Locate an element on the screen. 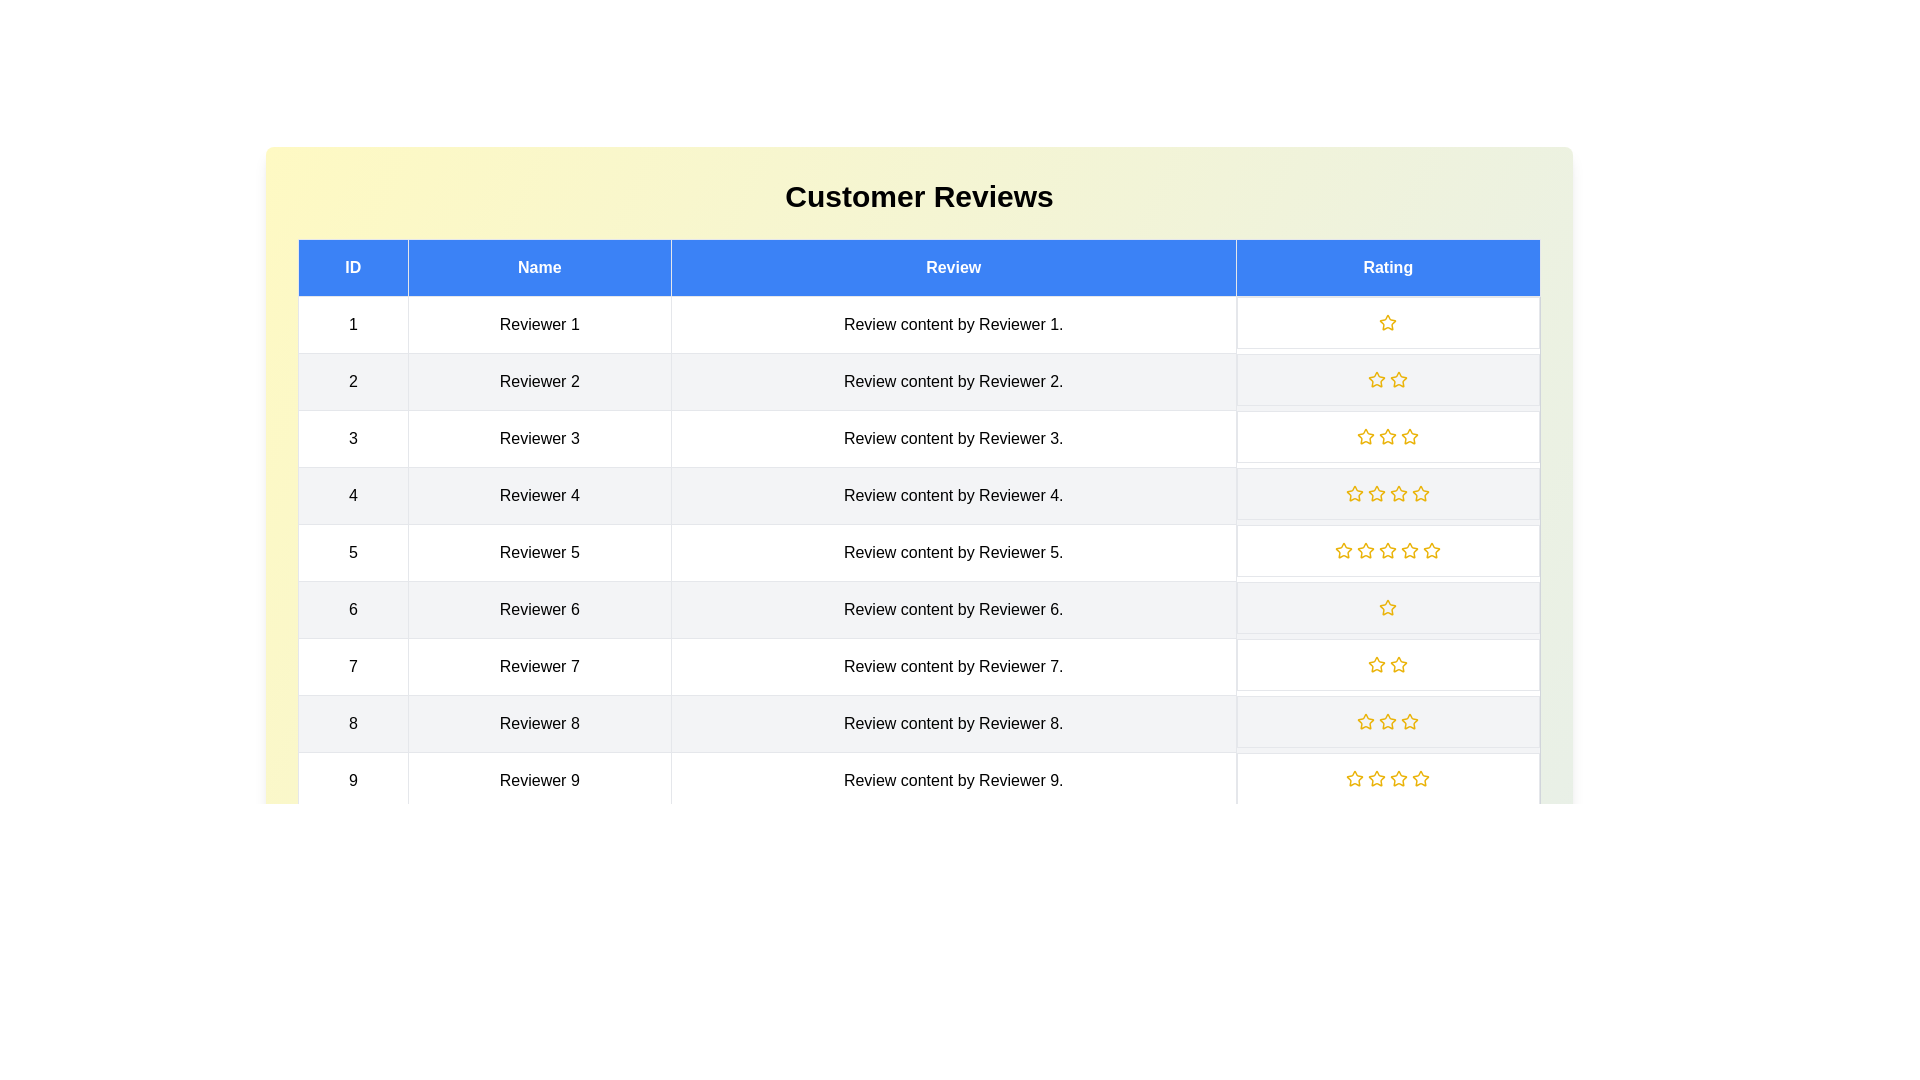  the text within a specified table cell is located at coordinates (353, 323).